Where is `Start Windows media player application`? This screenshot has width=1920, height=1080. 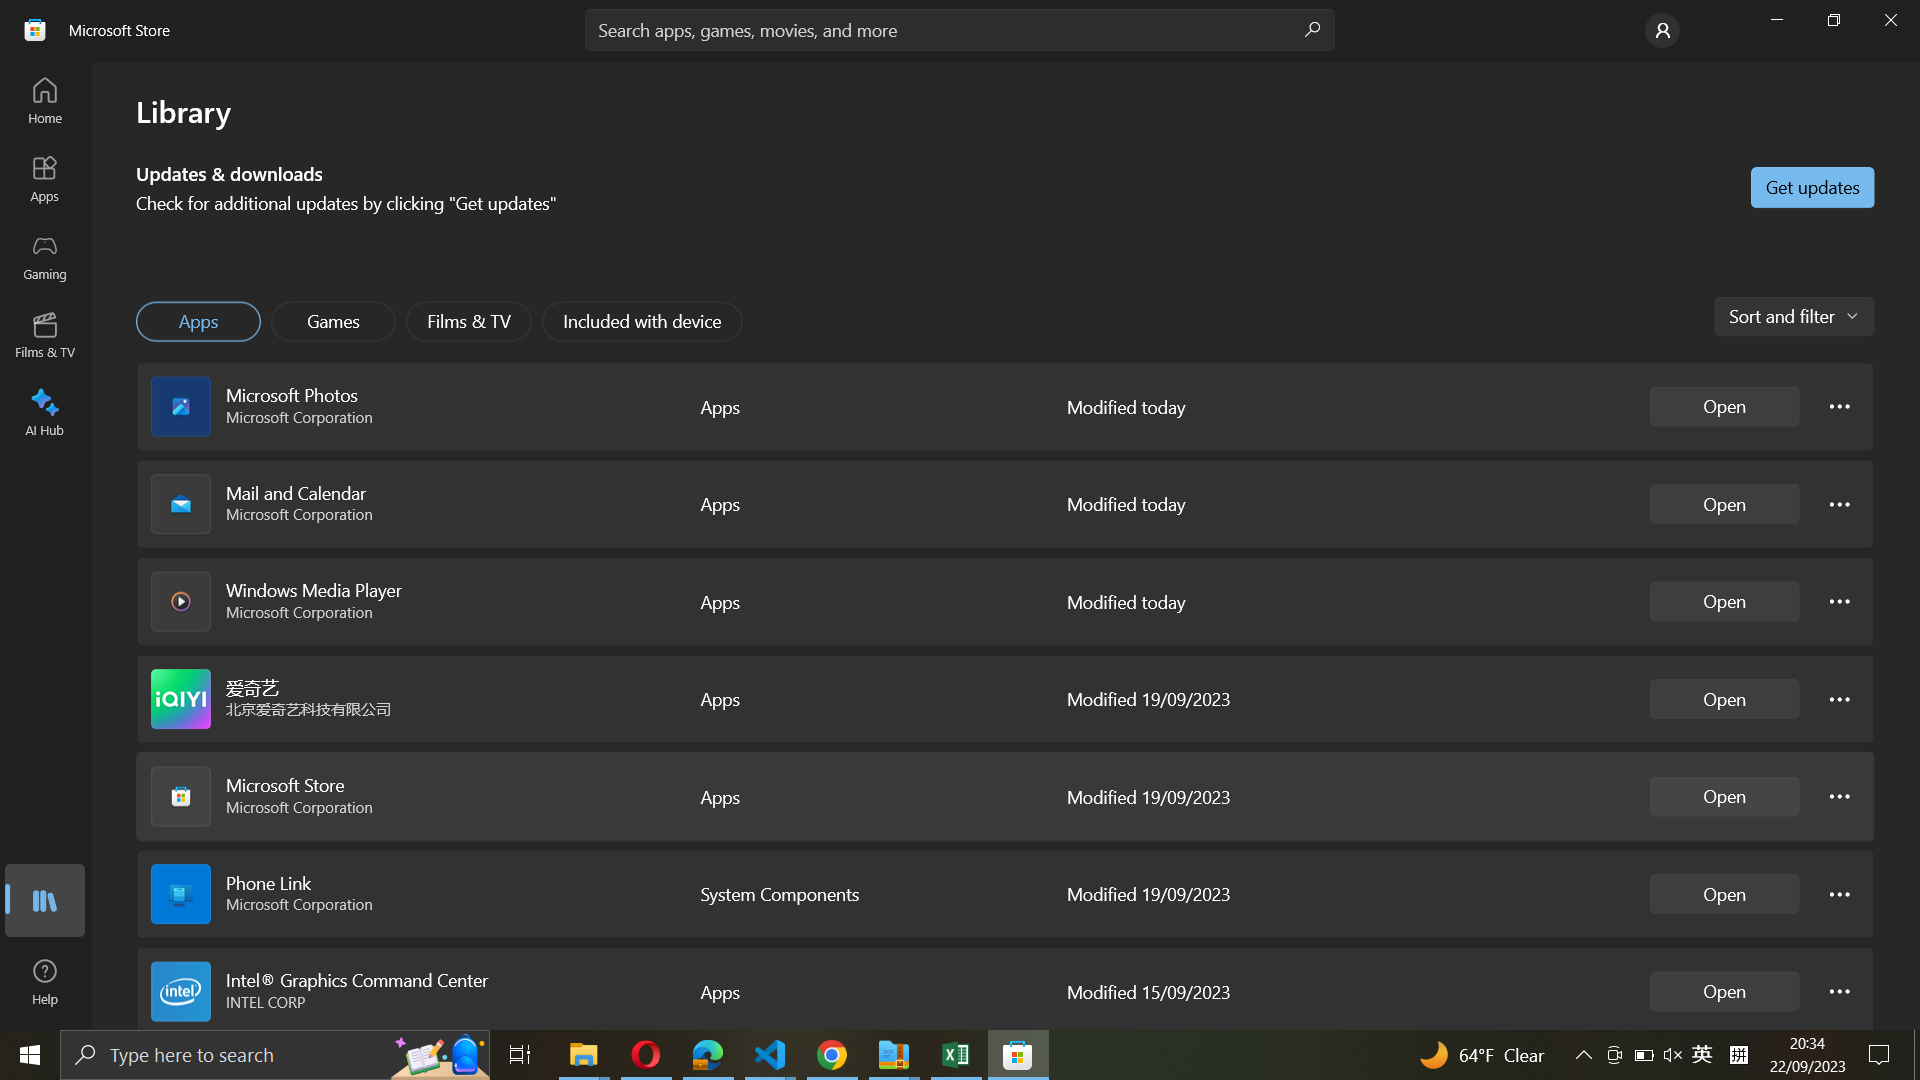
Start Windows media player application is located at coordinates (1723, 599).